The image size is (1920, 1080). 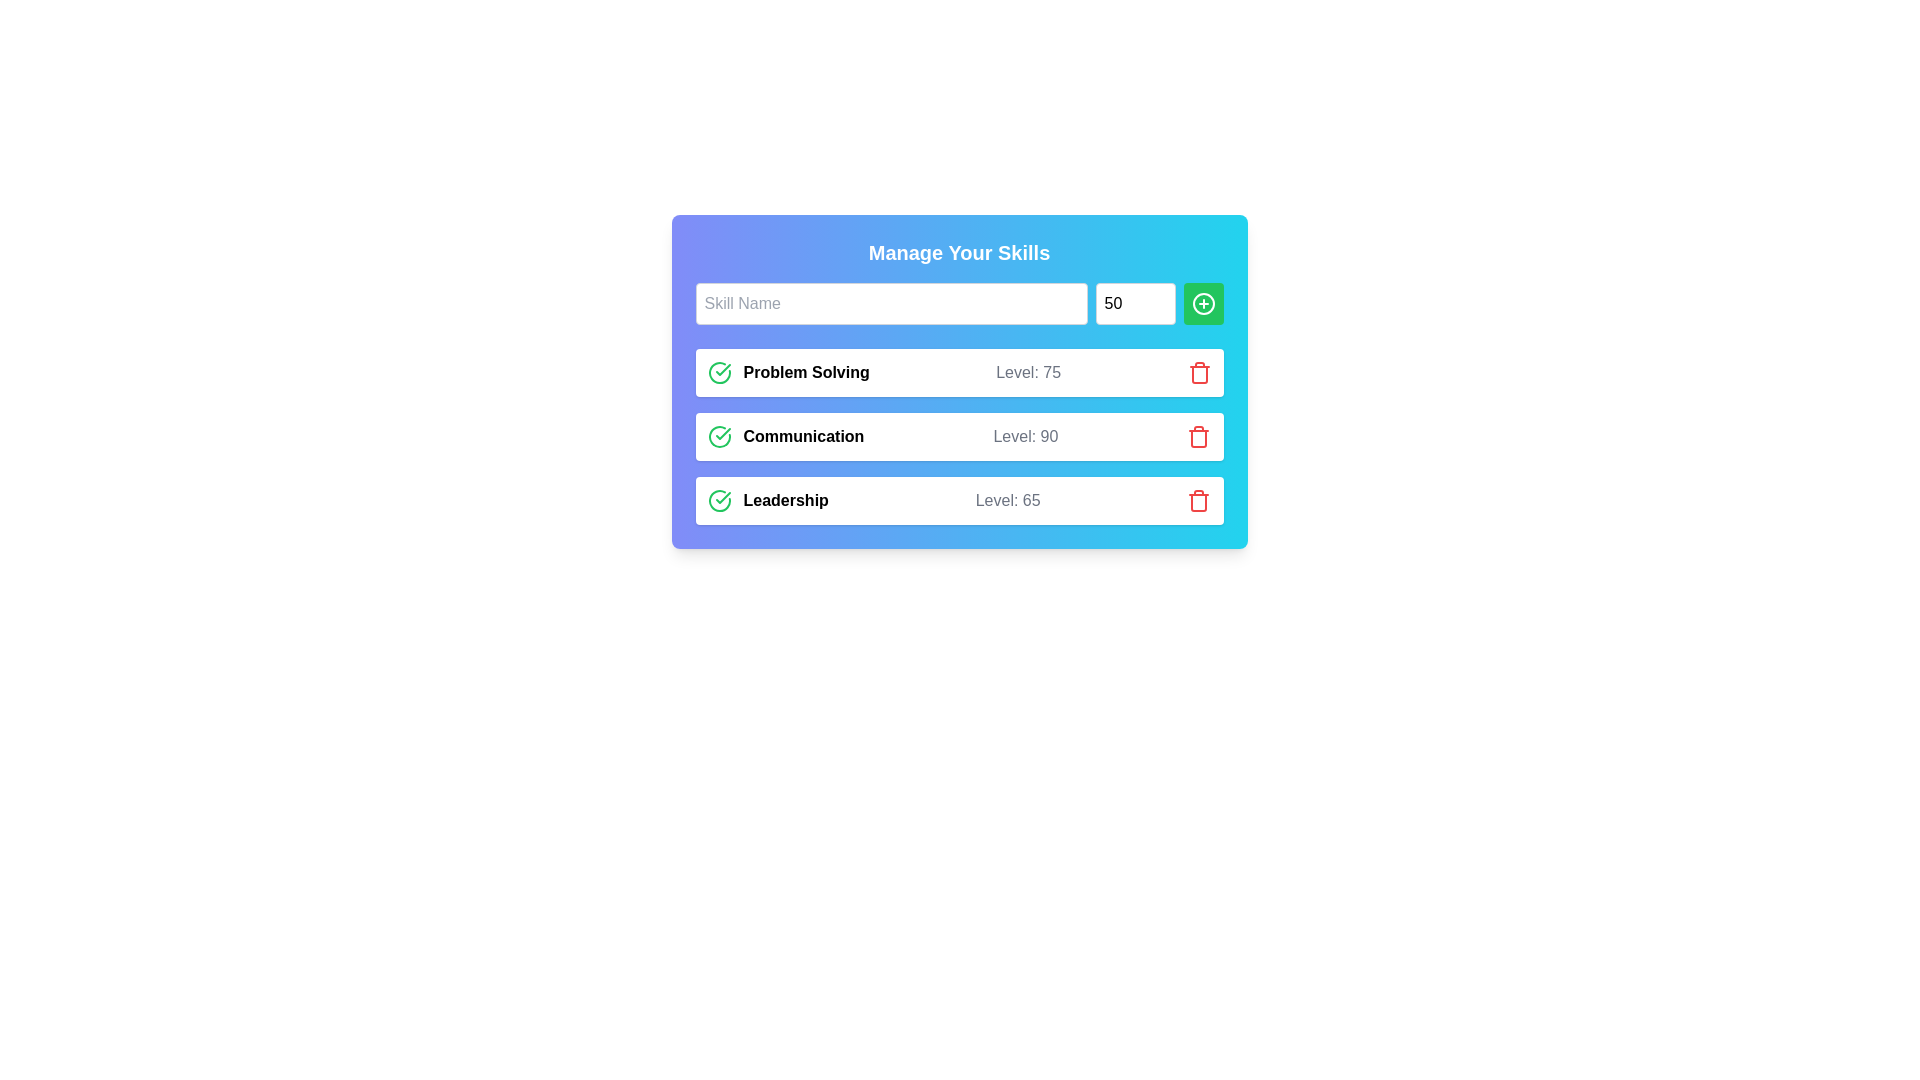 I want to click on the green circular arc graphical visualization in the 'Manage Your Skills' section beside the 'Leadership' label, so click(x=719, y=500).